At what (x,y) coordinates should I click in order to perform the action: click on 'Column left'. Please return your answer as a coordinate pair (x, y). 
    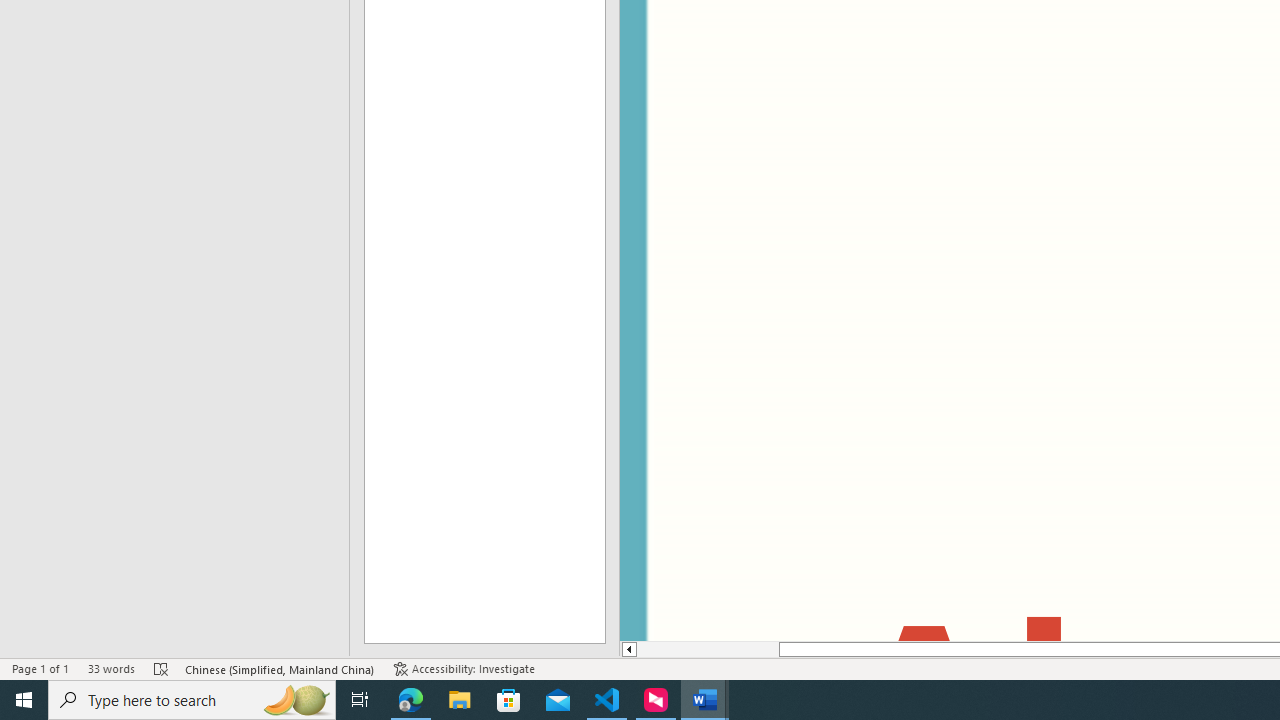
    Looking at the image, I should click on (627, 649).